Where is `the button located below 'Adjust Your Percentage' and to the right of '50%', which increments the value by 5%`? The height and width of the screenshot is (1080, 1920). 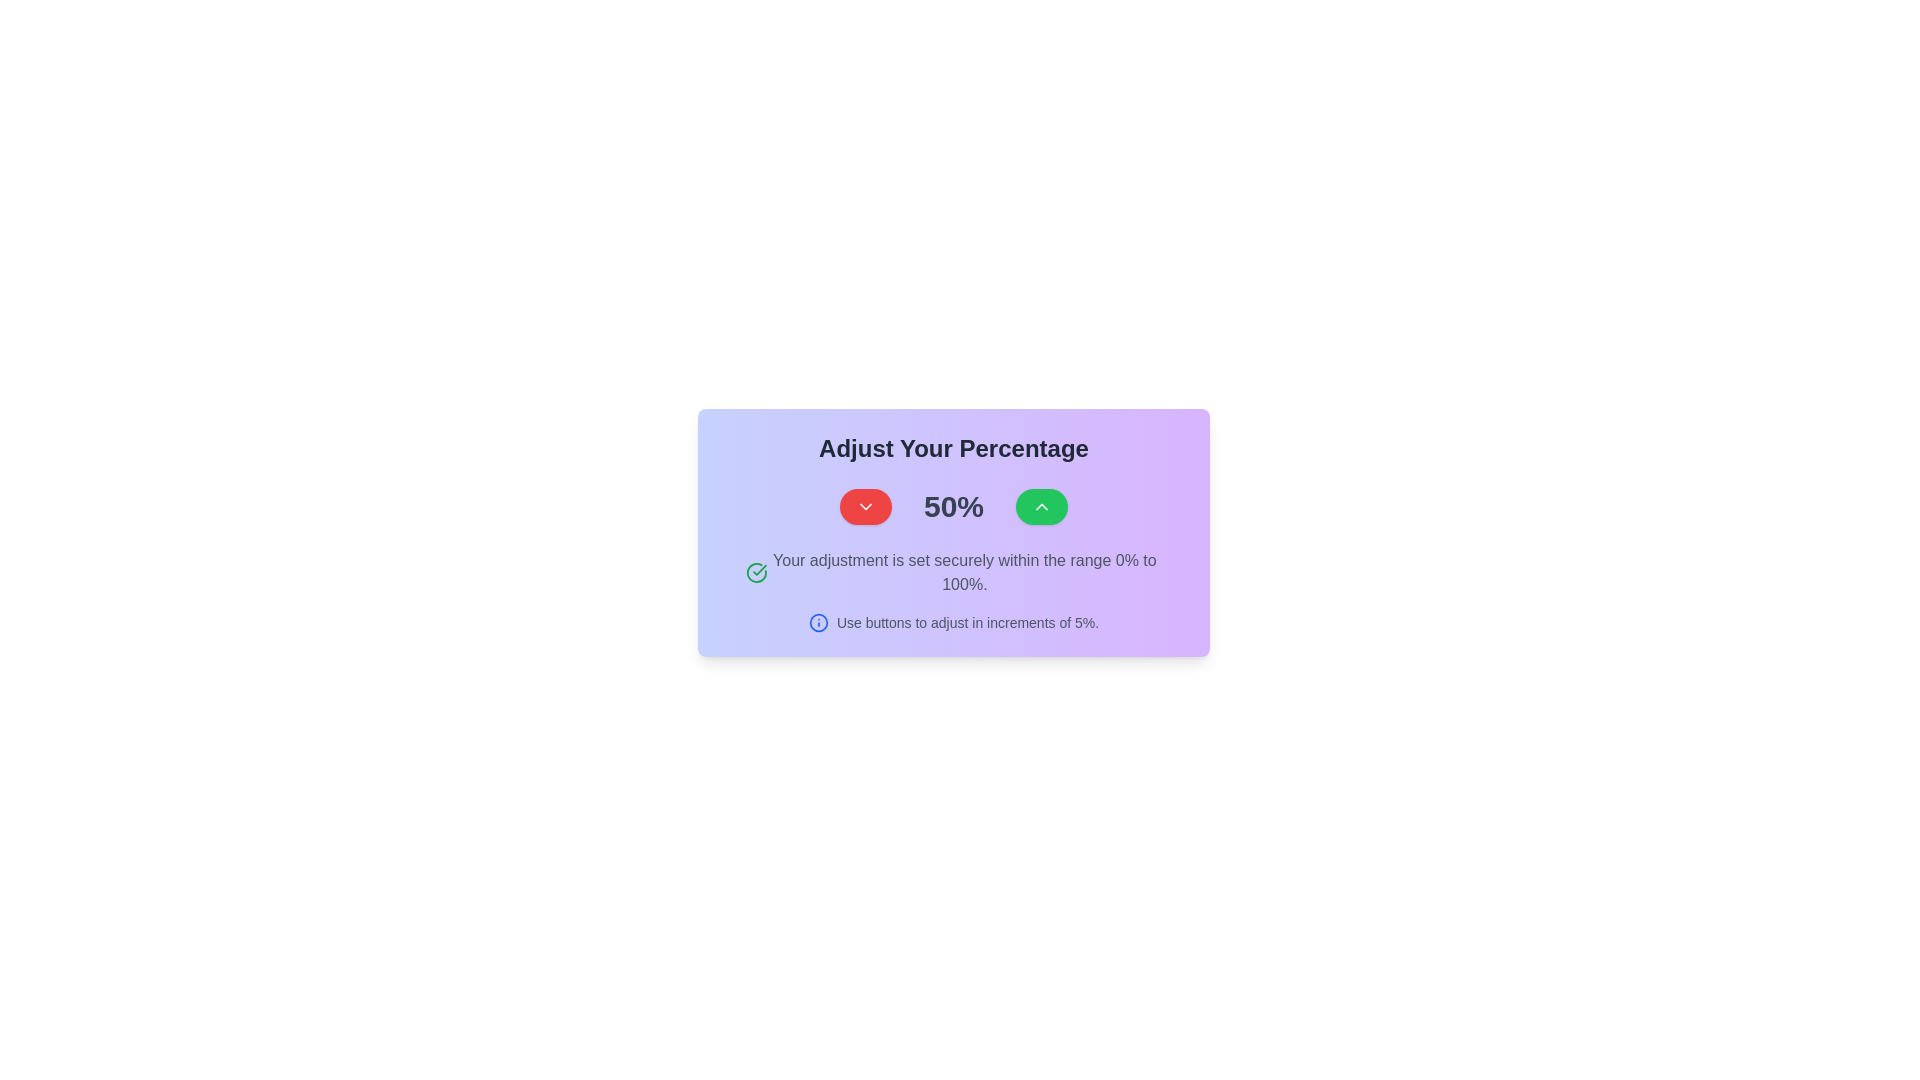
the button located below 'Adjust Your Percentage' and to the right of '50%', which increments the value by 5% is located at coordinates (1040, 505).